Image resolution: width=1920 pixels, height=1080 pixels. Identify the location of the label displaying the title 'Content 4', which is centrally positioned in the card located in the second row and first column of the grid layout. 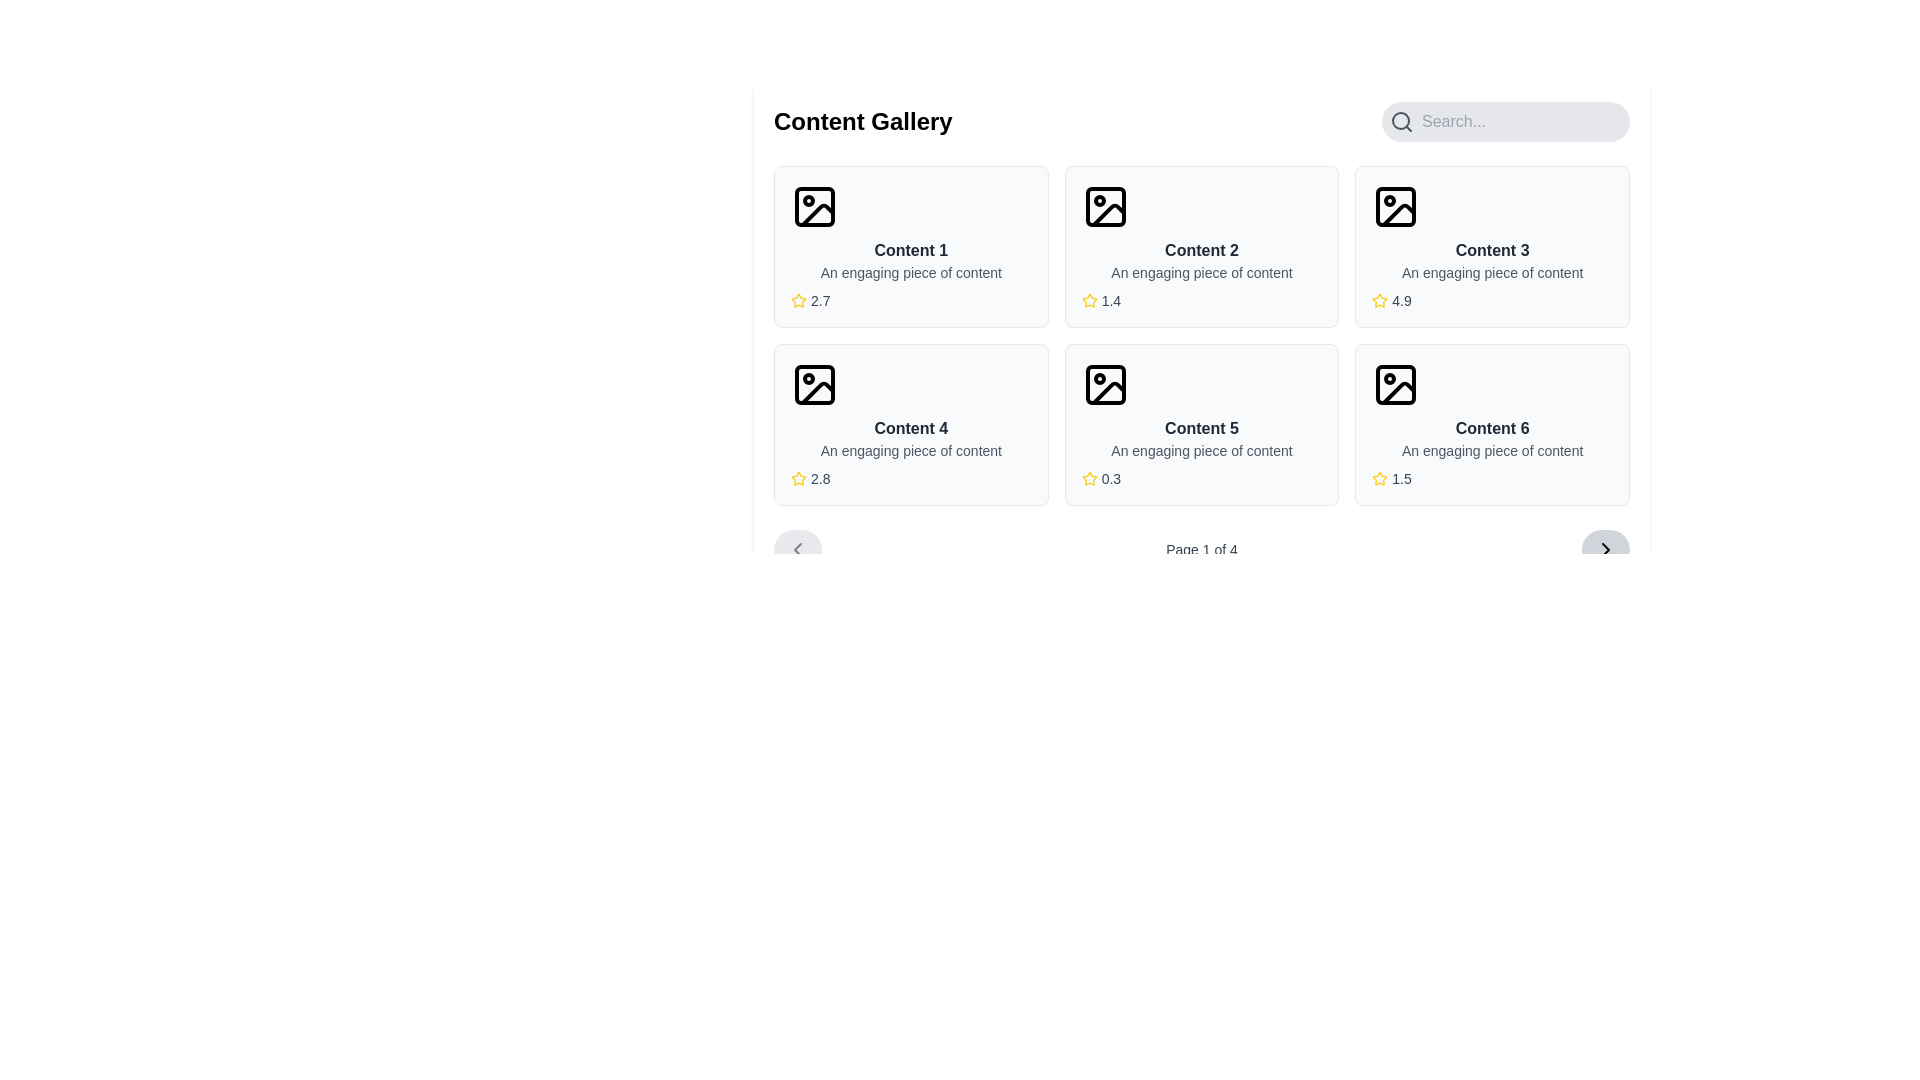
(910, 427).